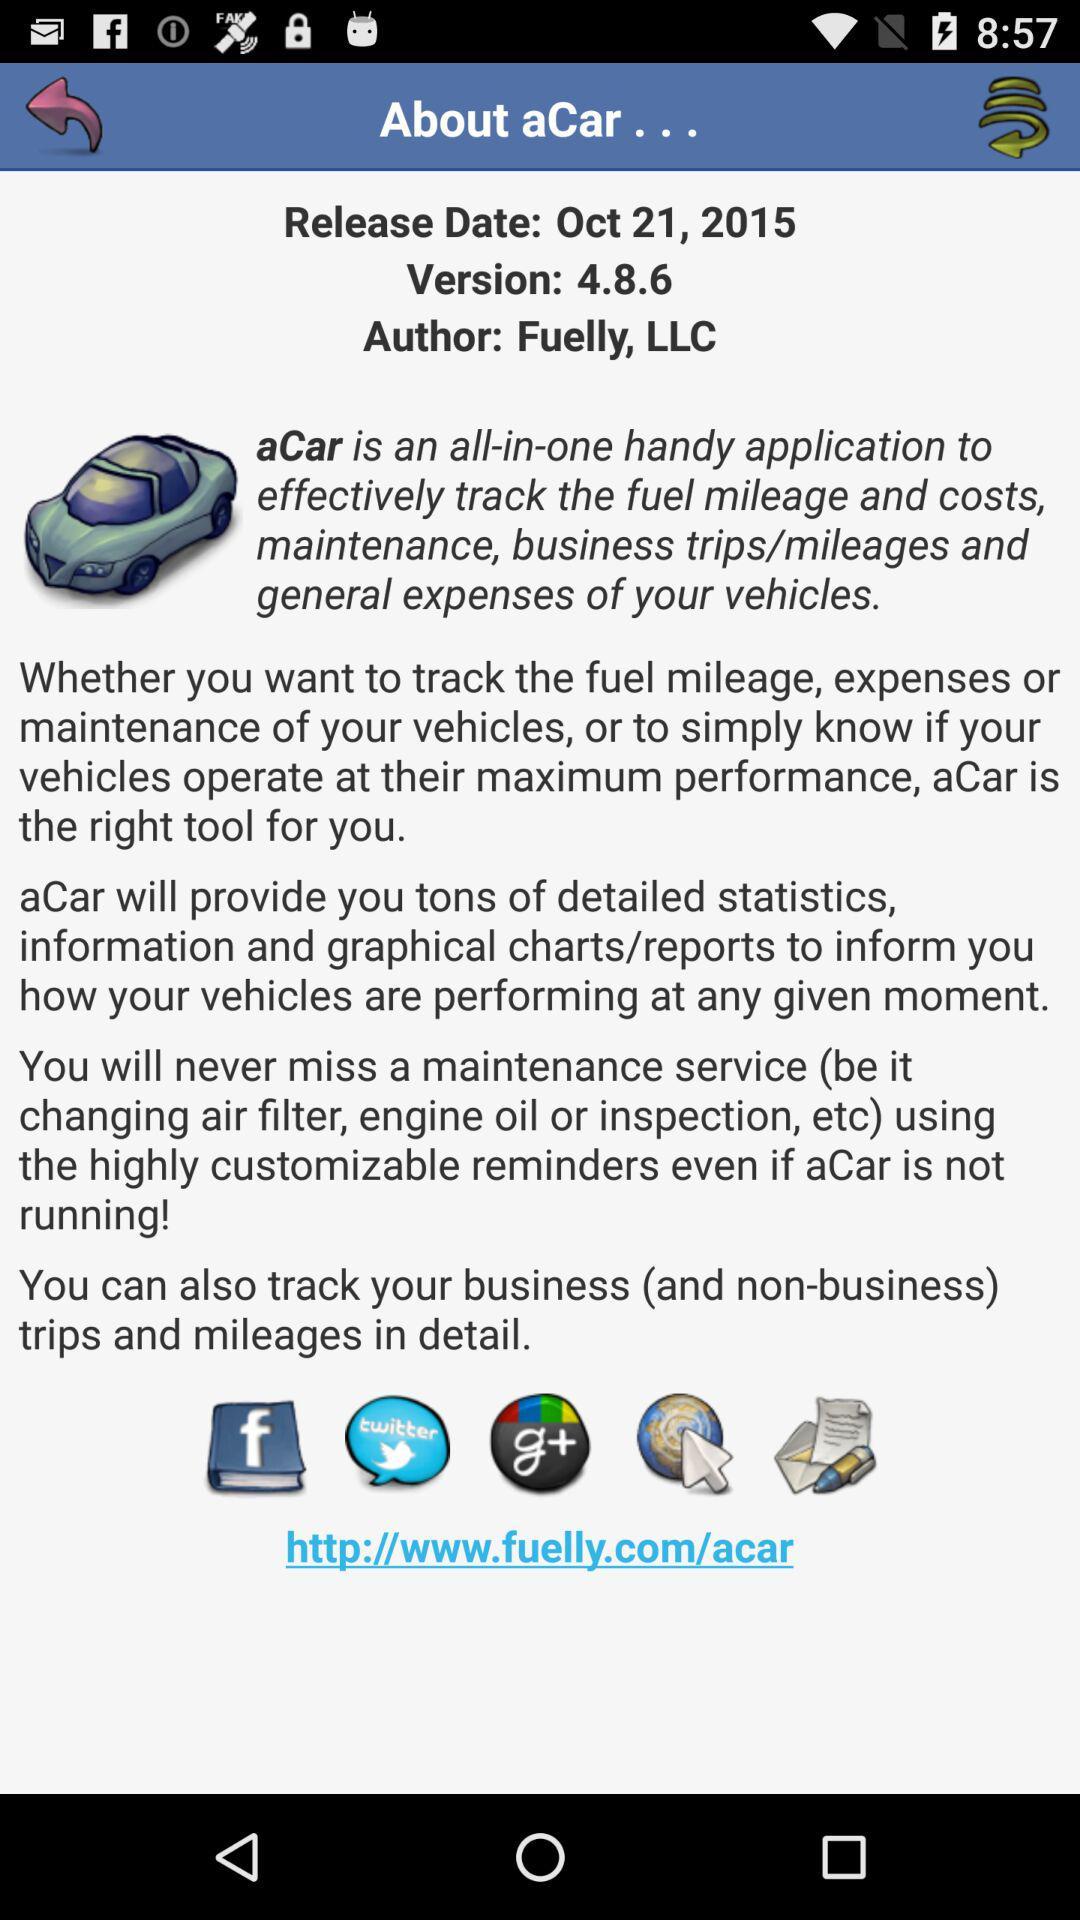 This screenshot has width=1080, height=1920. I want to click on the facebook icon, so click(253, 1546).